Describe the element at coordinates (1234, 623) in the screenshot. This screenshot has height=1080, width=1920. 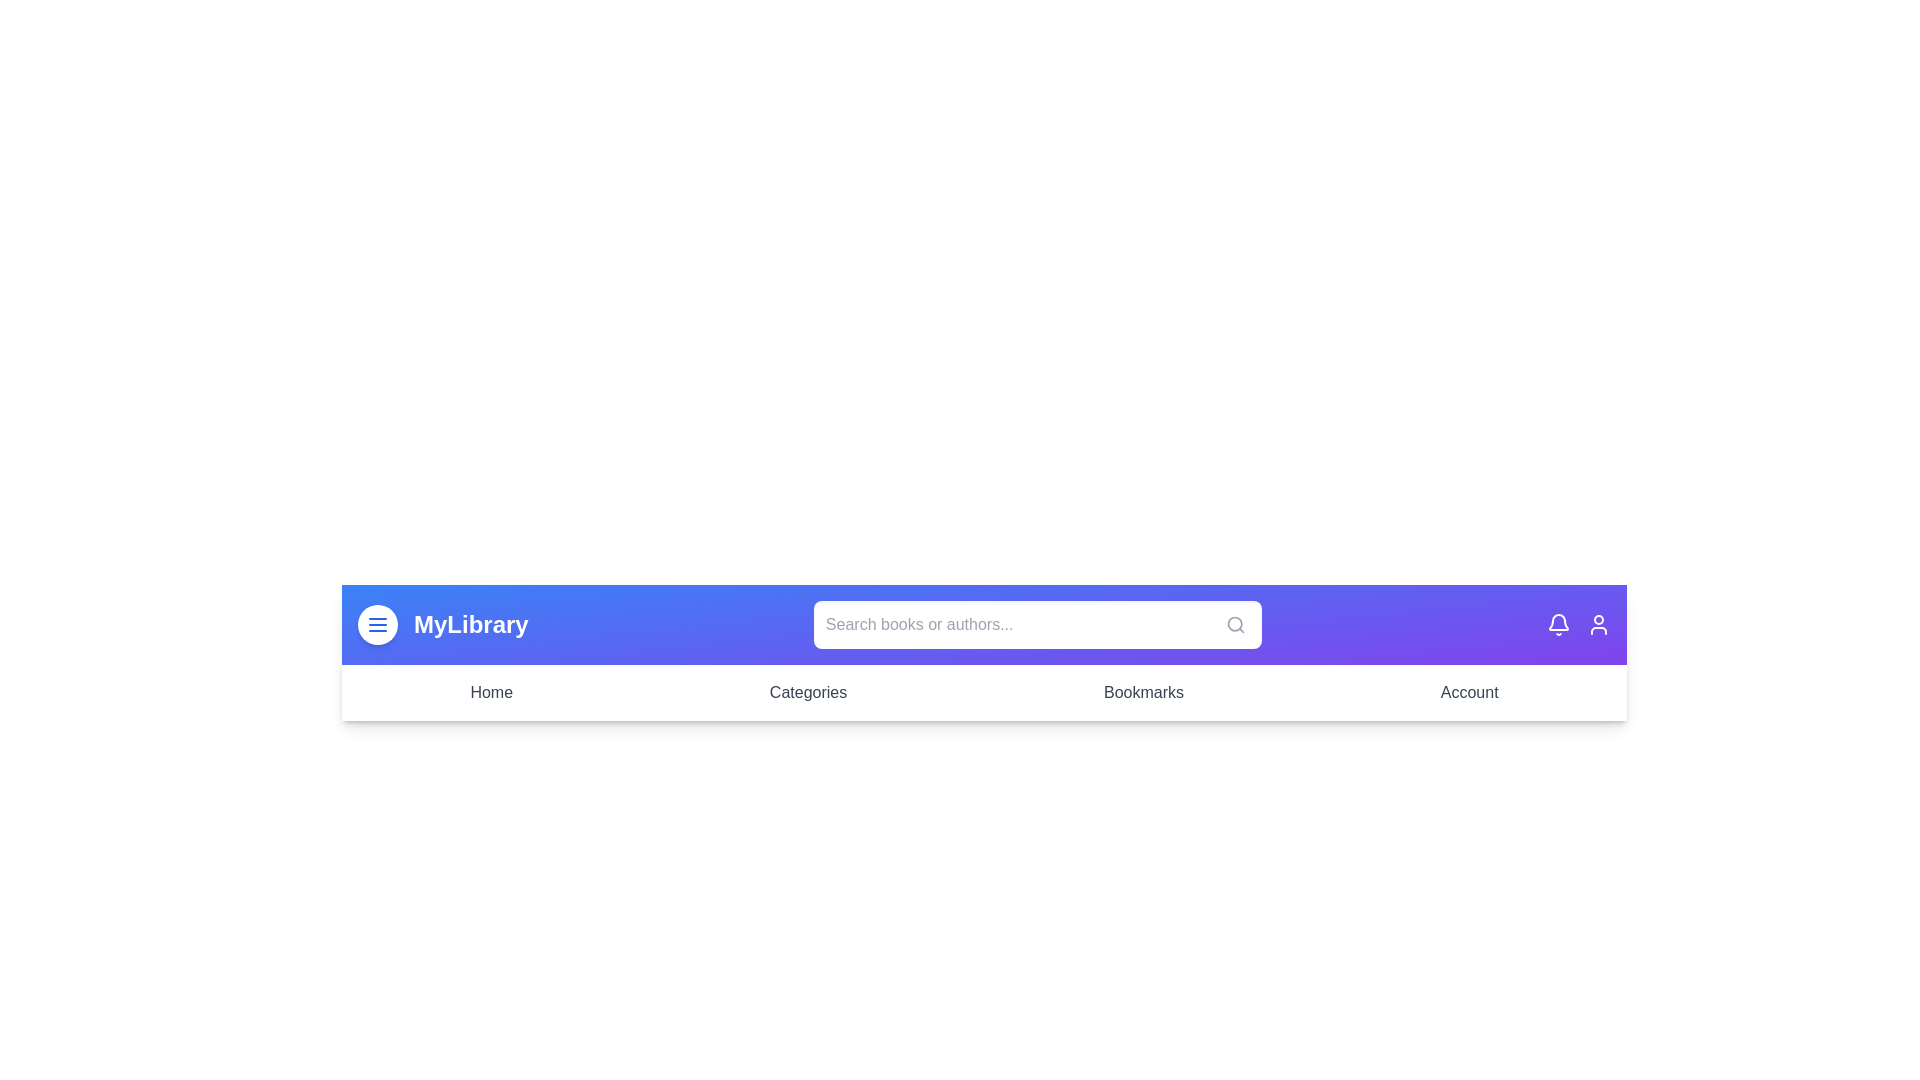
I see `the search icon to initiate a search` at that location.